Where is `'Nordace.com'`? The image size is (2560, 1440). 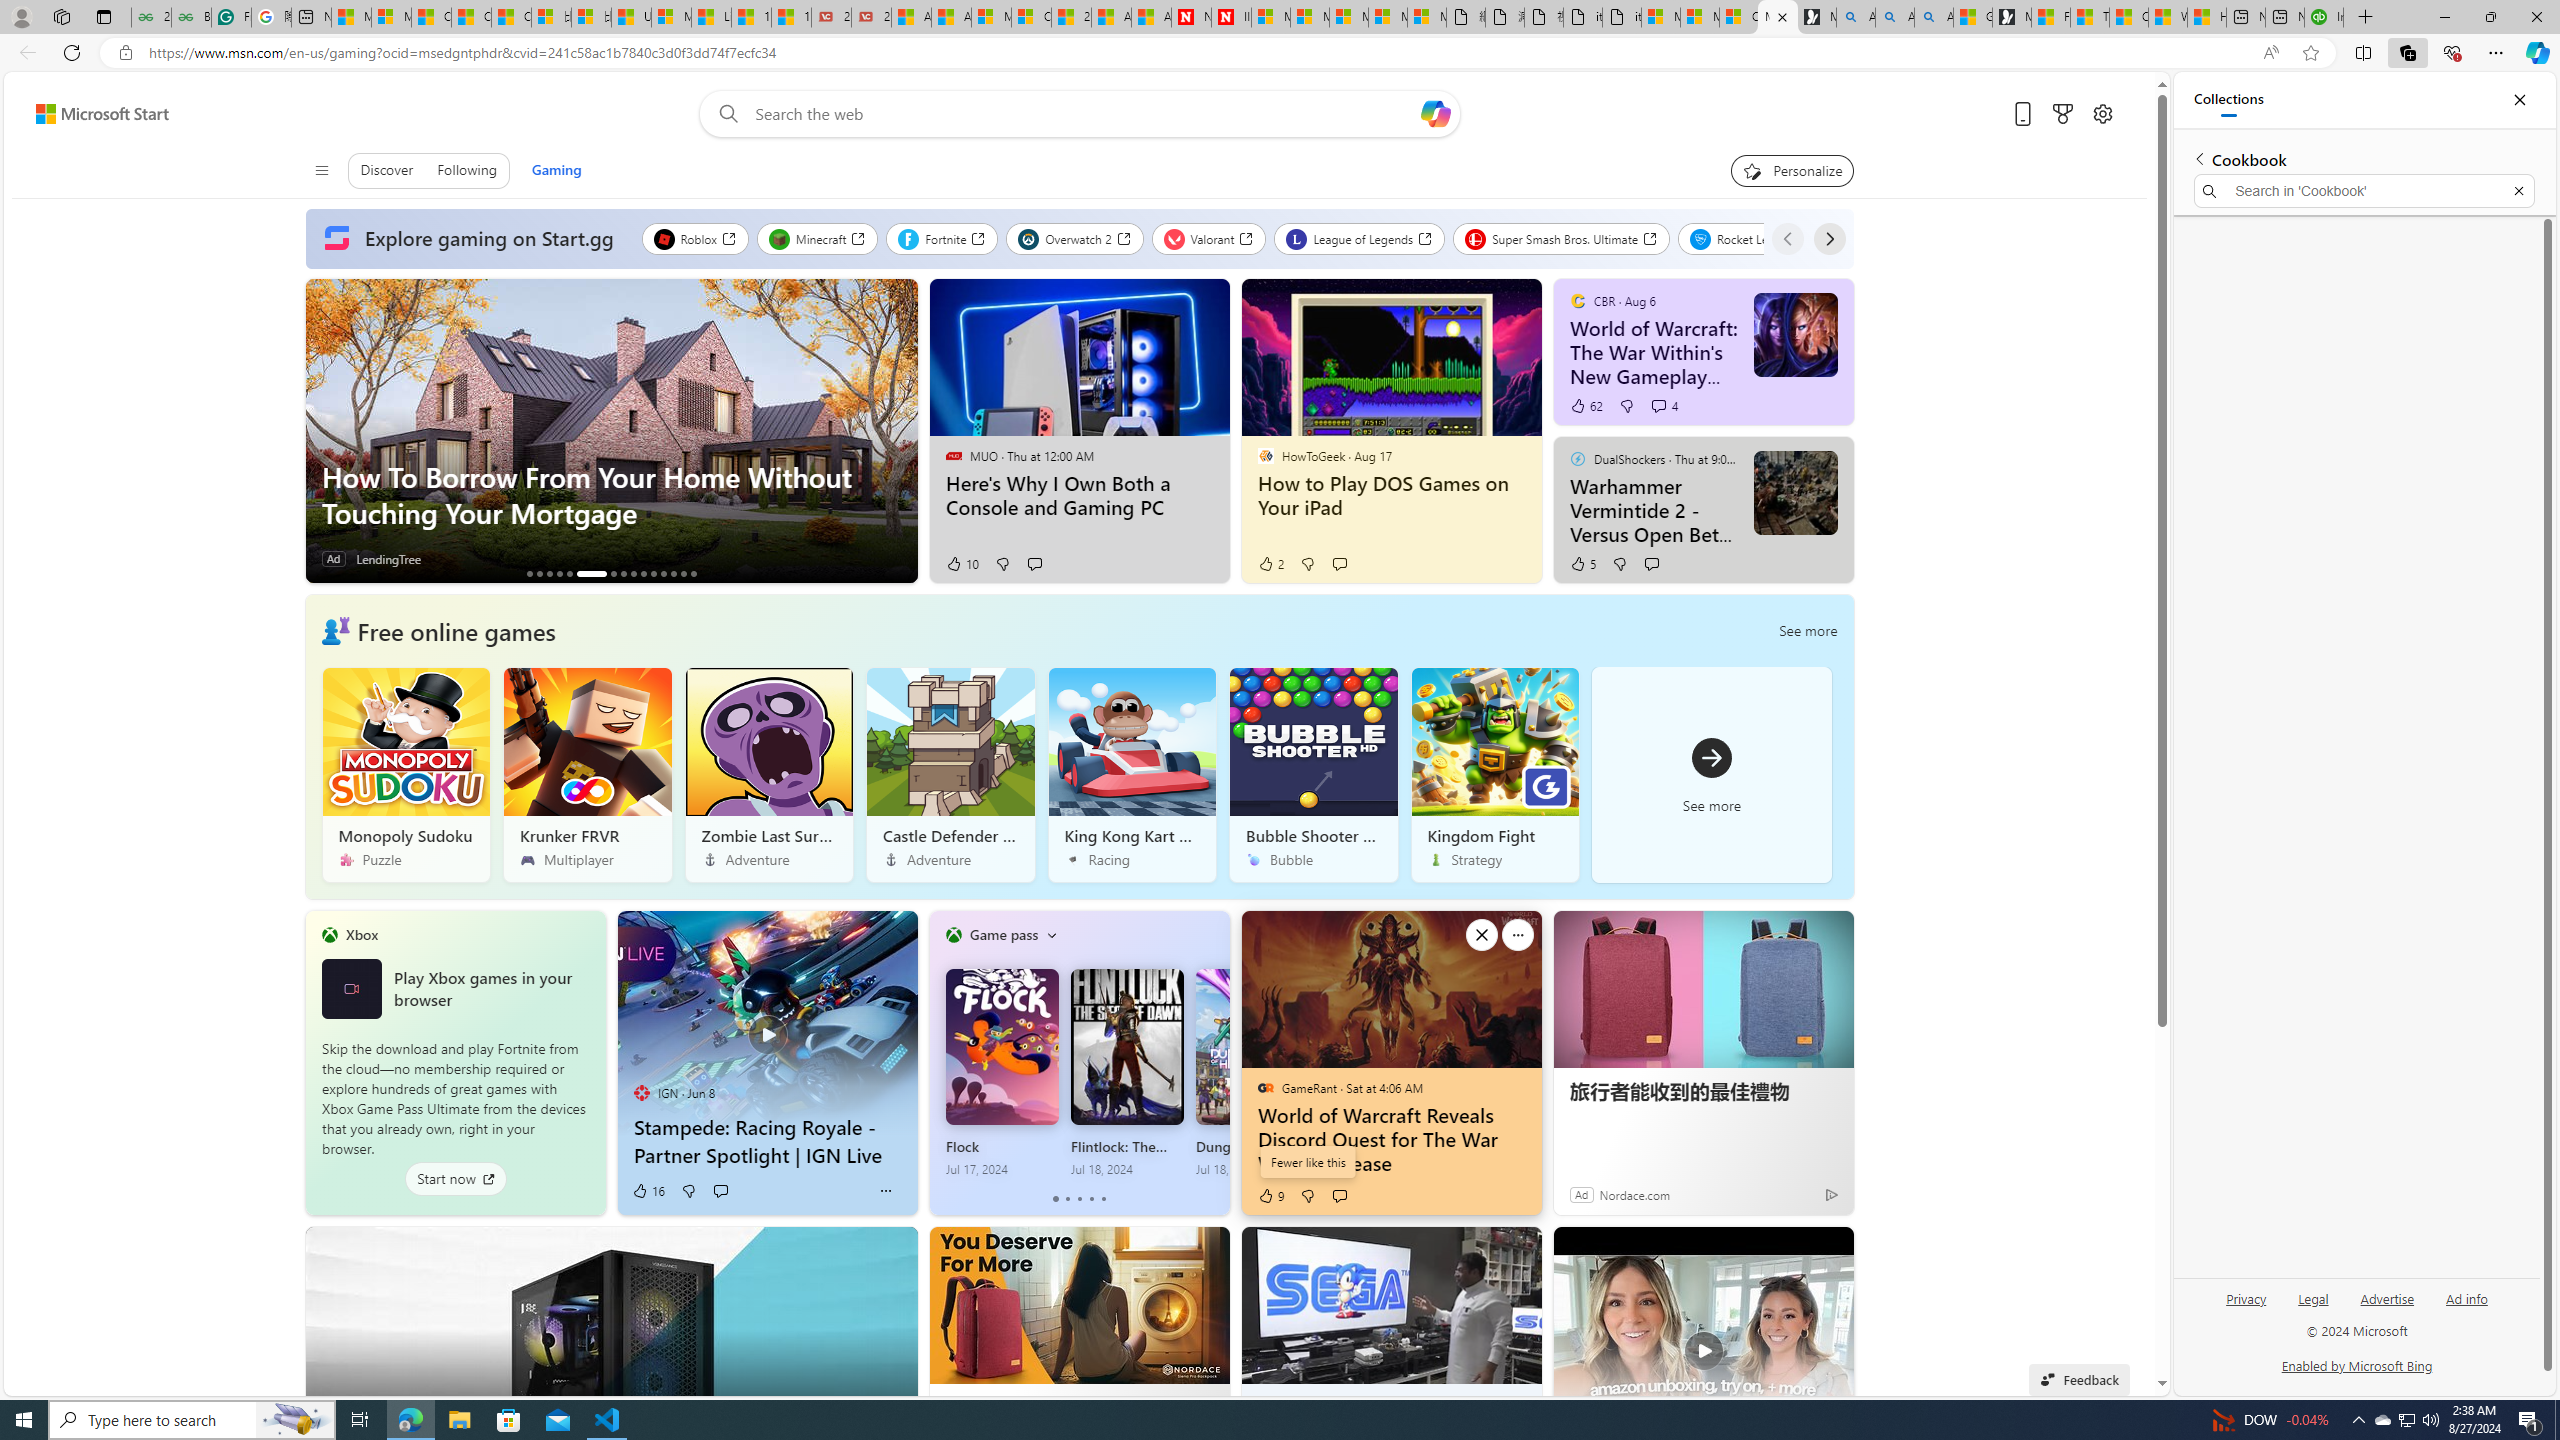
'Nordace.com' is located at coordinates (1634, 1194).